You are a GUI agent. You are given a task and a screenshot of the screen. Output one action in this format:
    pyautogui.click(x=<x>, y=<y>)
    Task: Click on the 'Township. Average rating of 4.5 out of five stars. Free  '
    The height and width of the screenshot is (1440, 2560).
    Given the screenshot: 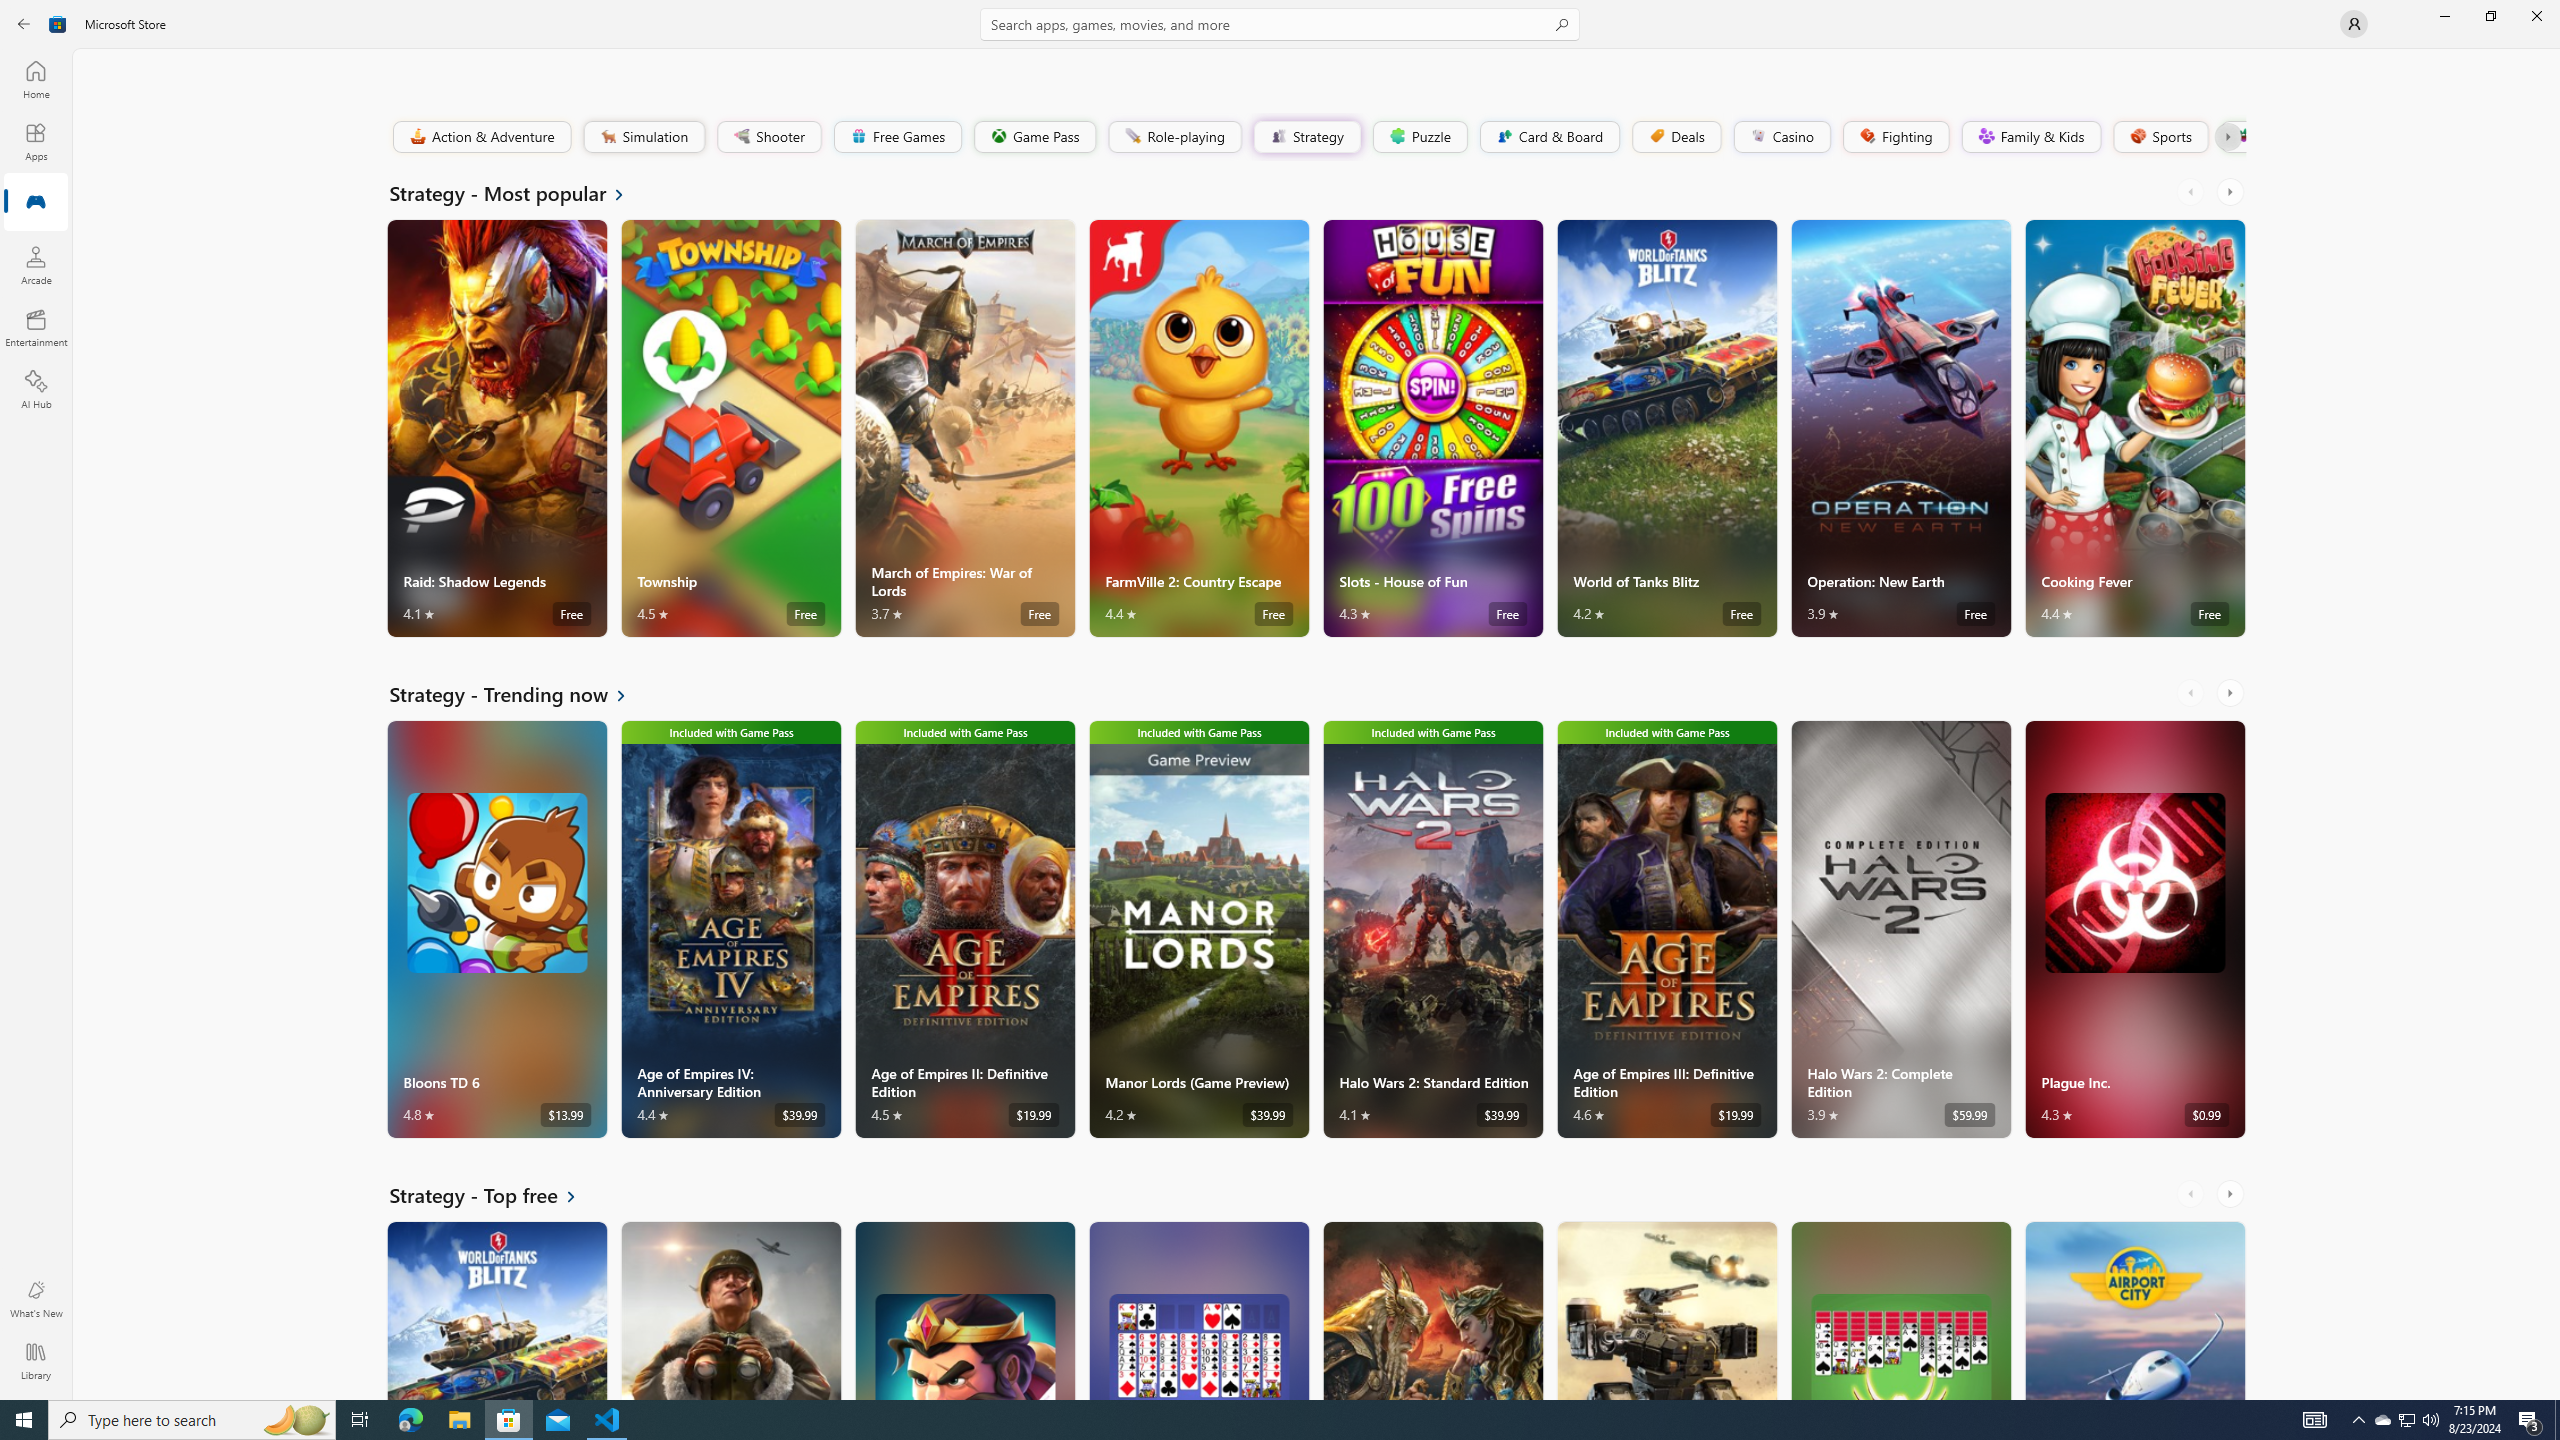 What is the action you would take?
    pyautogui.click(x=729, y=428)
    